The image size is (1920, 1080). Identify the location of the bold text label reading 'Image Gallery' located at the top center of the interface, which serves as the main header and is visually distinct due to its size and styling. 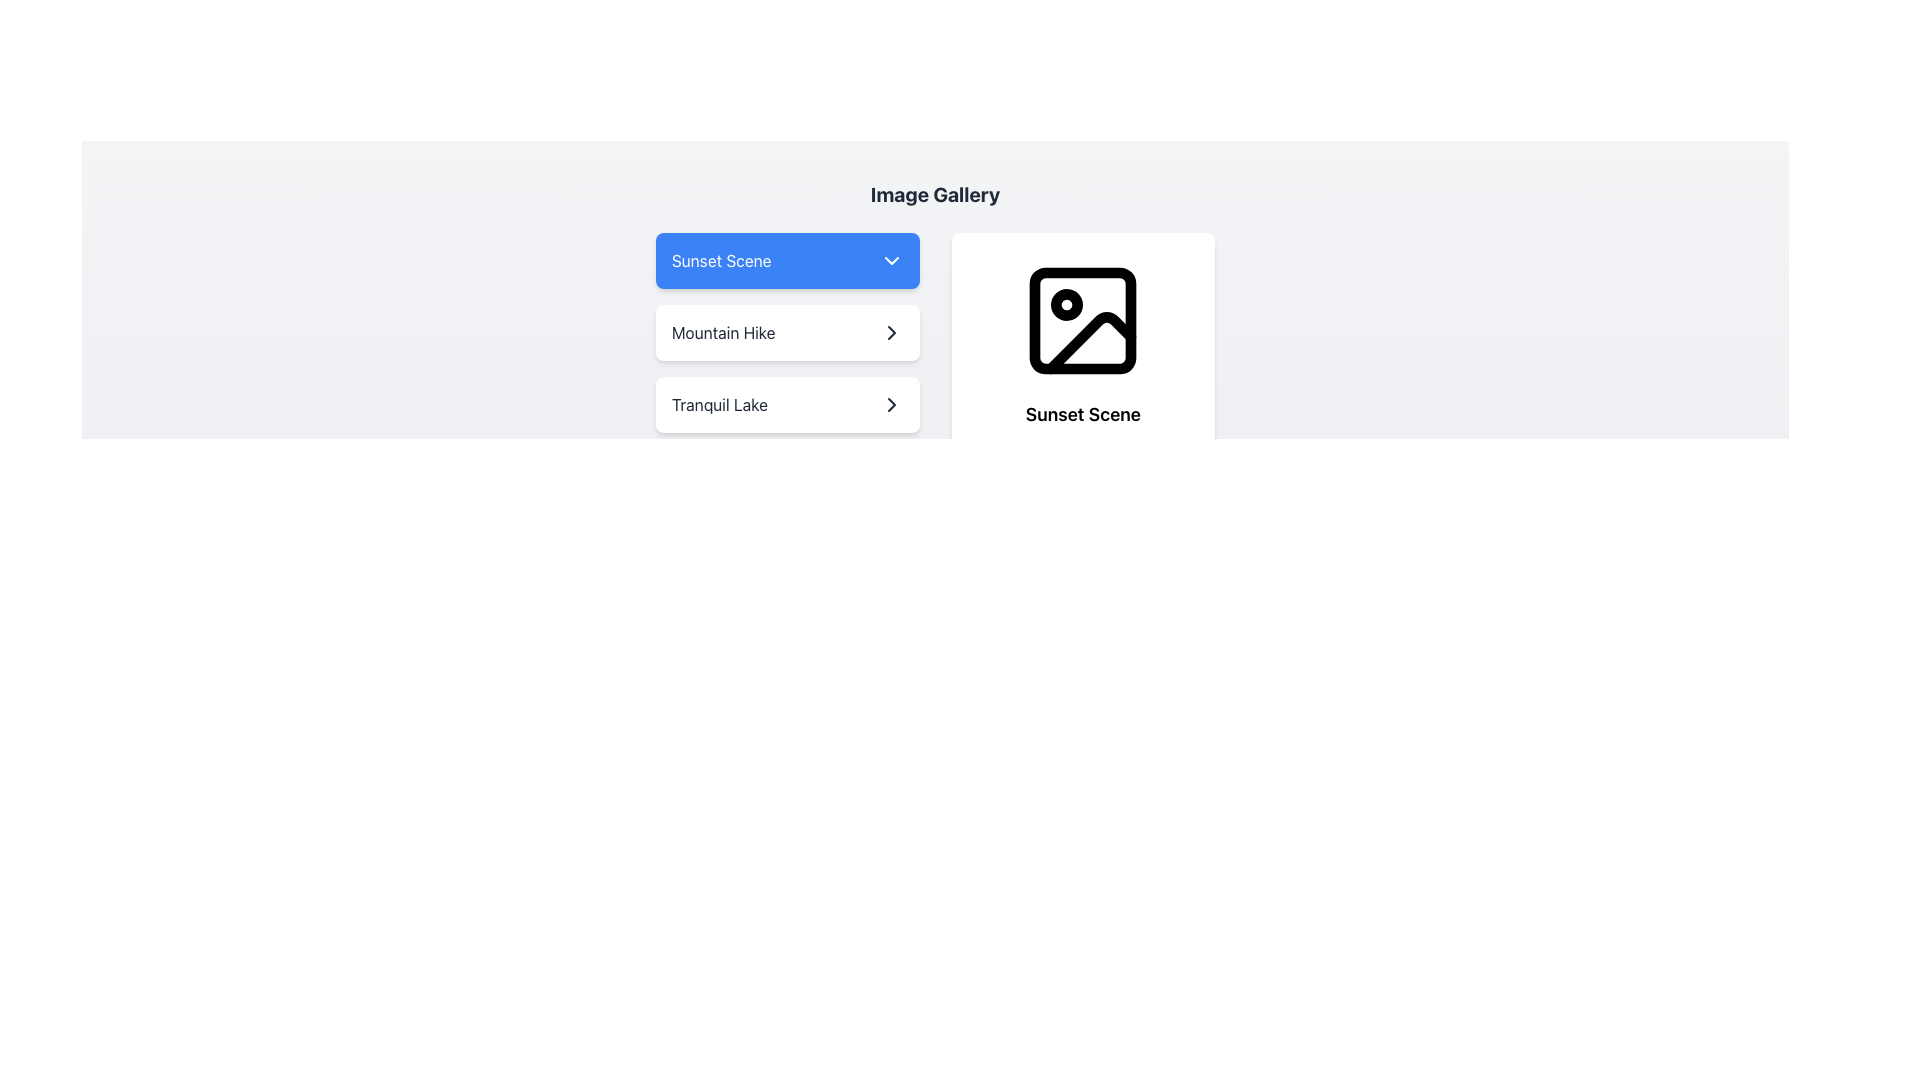
(934, 195).